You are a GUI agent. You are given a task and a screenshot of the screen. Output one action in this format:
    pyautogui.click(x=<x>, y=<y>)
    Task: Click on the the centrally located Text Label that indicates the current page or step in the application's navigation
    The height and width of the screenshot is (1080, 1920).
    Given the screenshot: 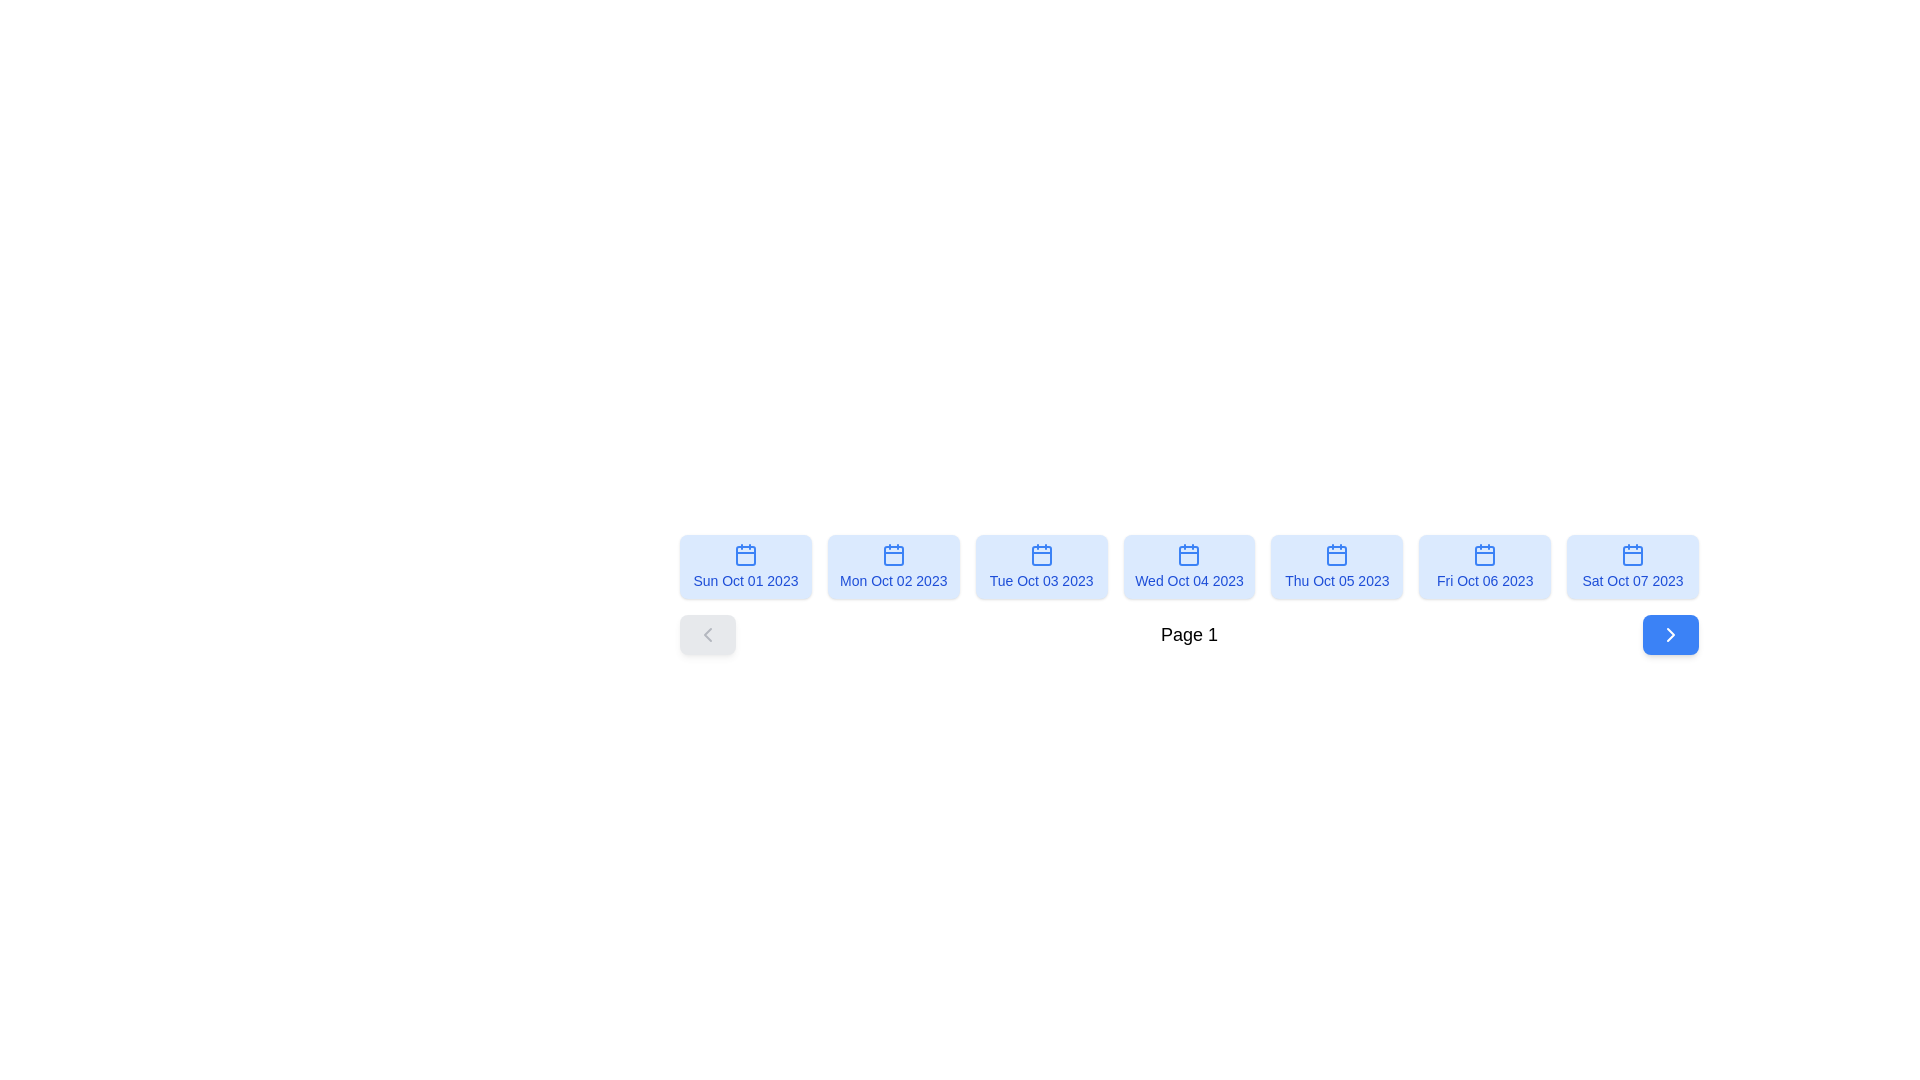 What is the action you would take?
    pyautogui.click(x=1189, y=635)
    